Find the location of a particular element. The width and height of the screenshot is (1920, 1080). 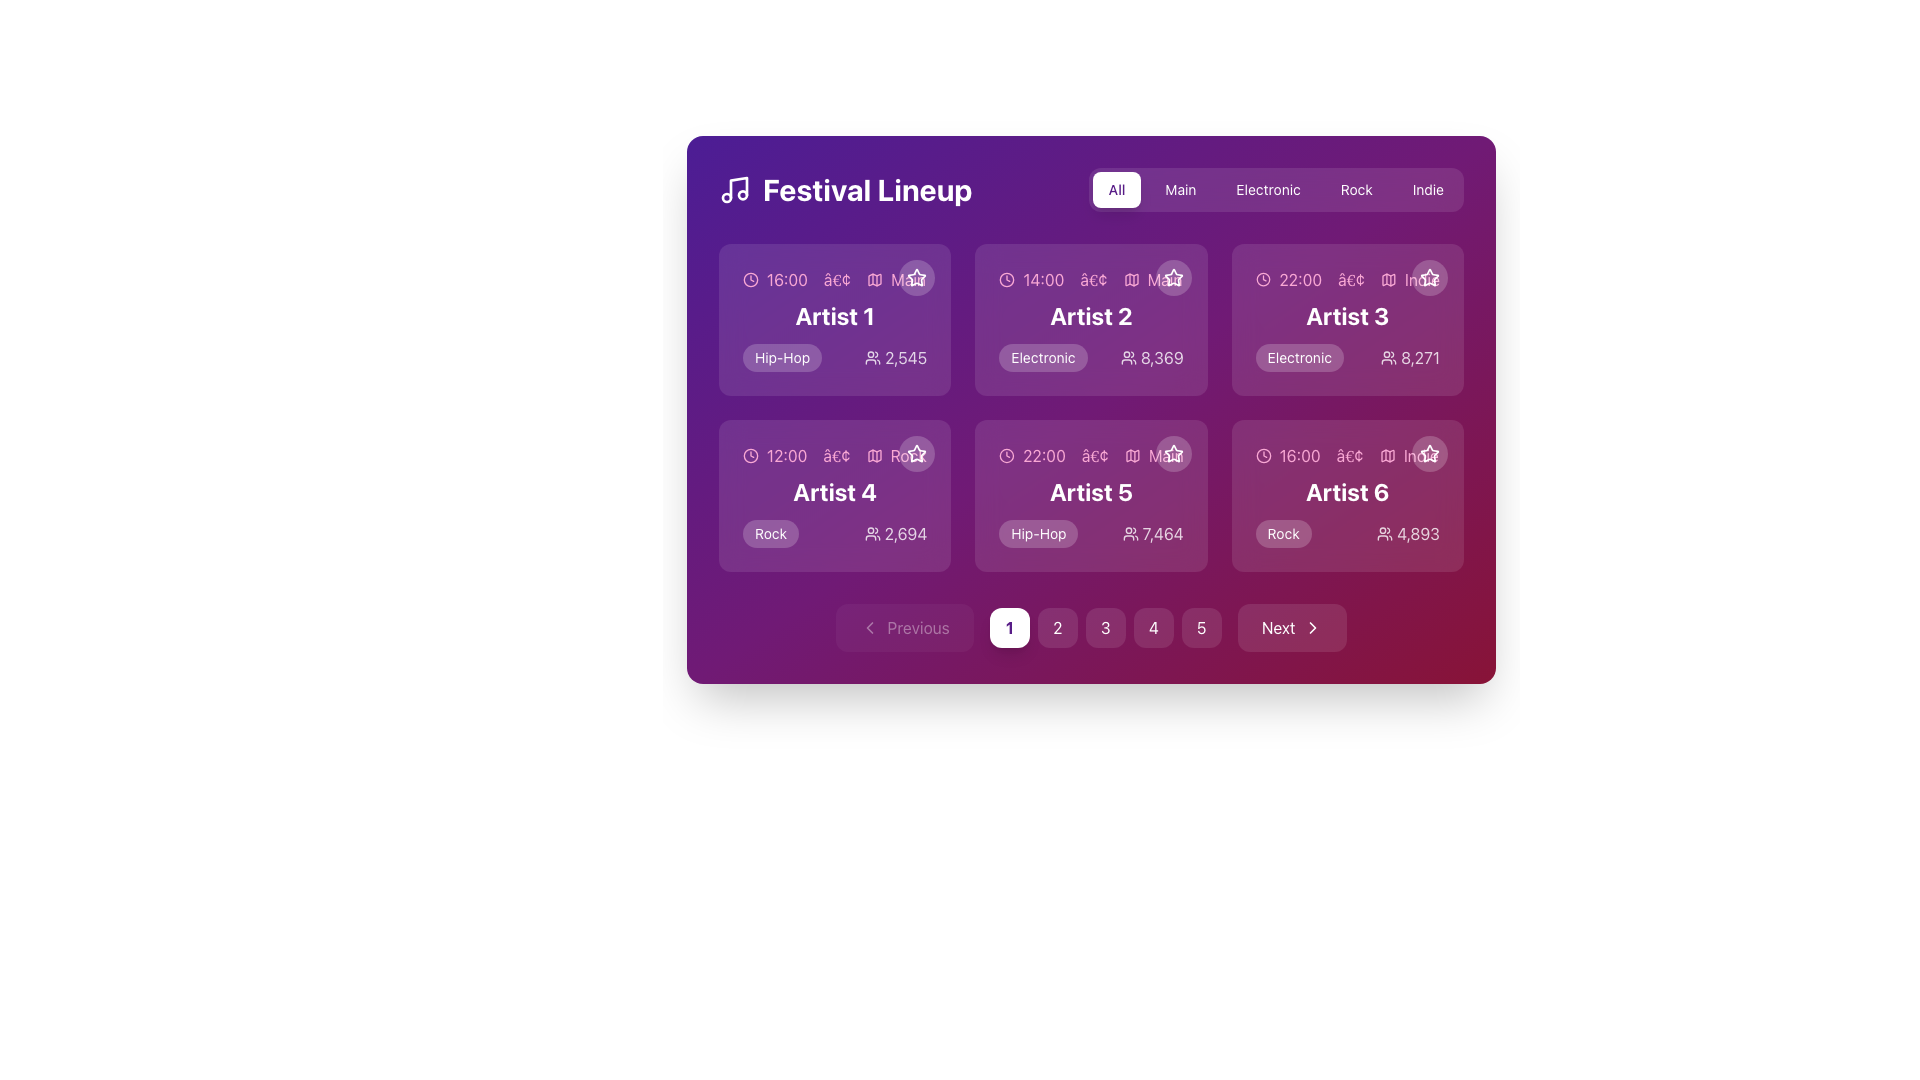

the circular bullet symbol (•) located between the time label '12:00' and the genre label 'rock' in the 'Artist 4' card is located at coordinates (836, 455).